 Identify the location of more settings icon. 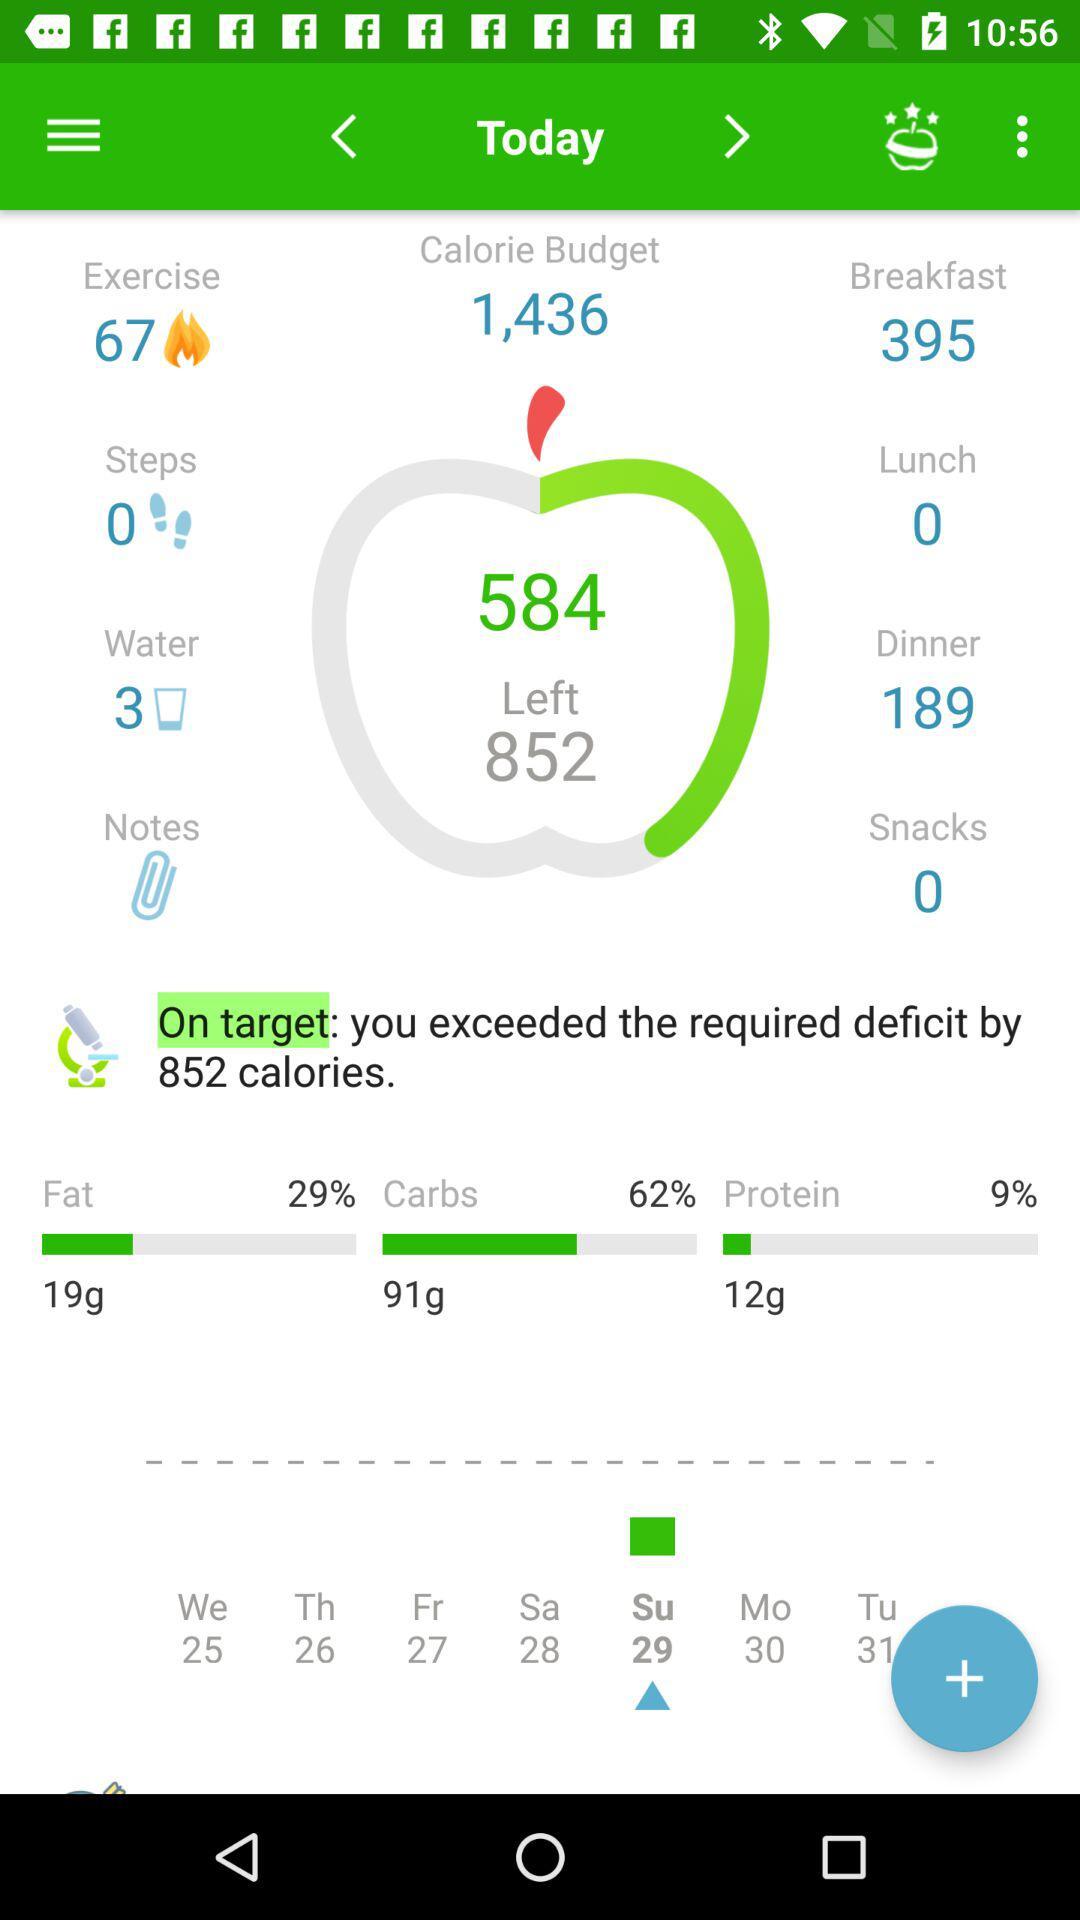
(1027, 136).